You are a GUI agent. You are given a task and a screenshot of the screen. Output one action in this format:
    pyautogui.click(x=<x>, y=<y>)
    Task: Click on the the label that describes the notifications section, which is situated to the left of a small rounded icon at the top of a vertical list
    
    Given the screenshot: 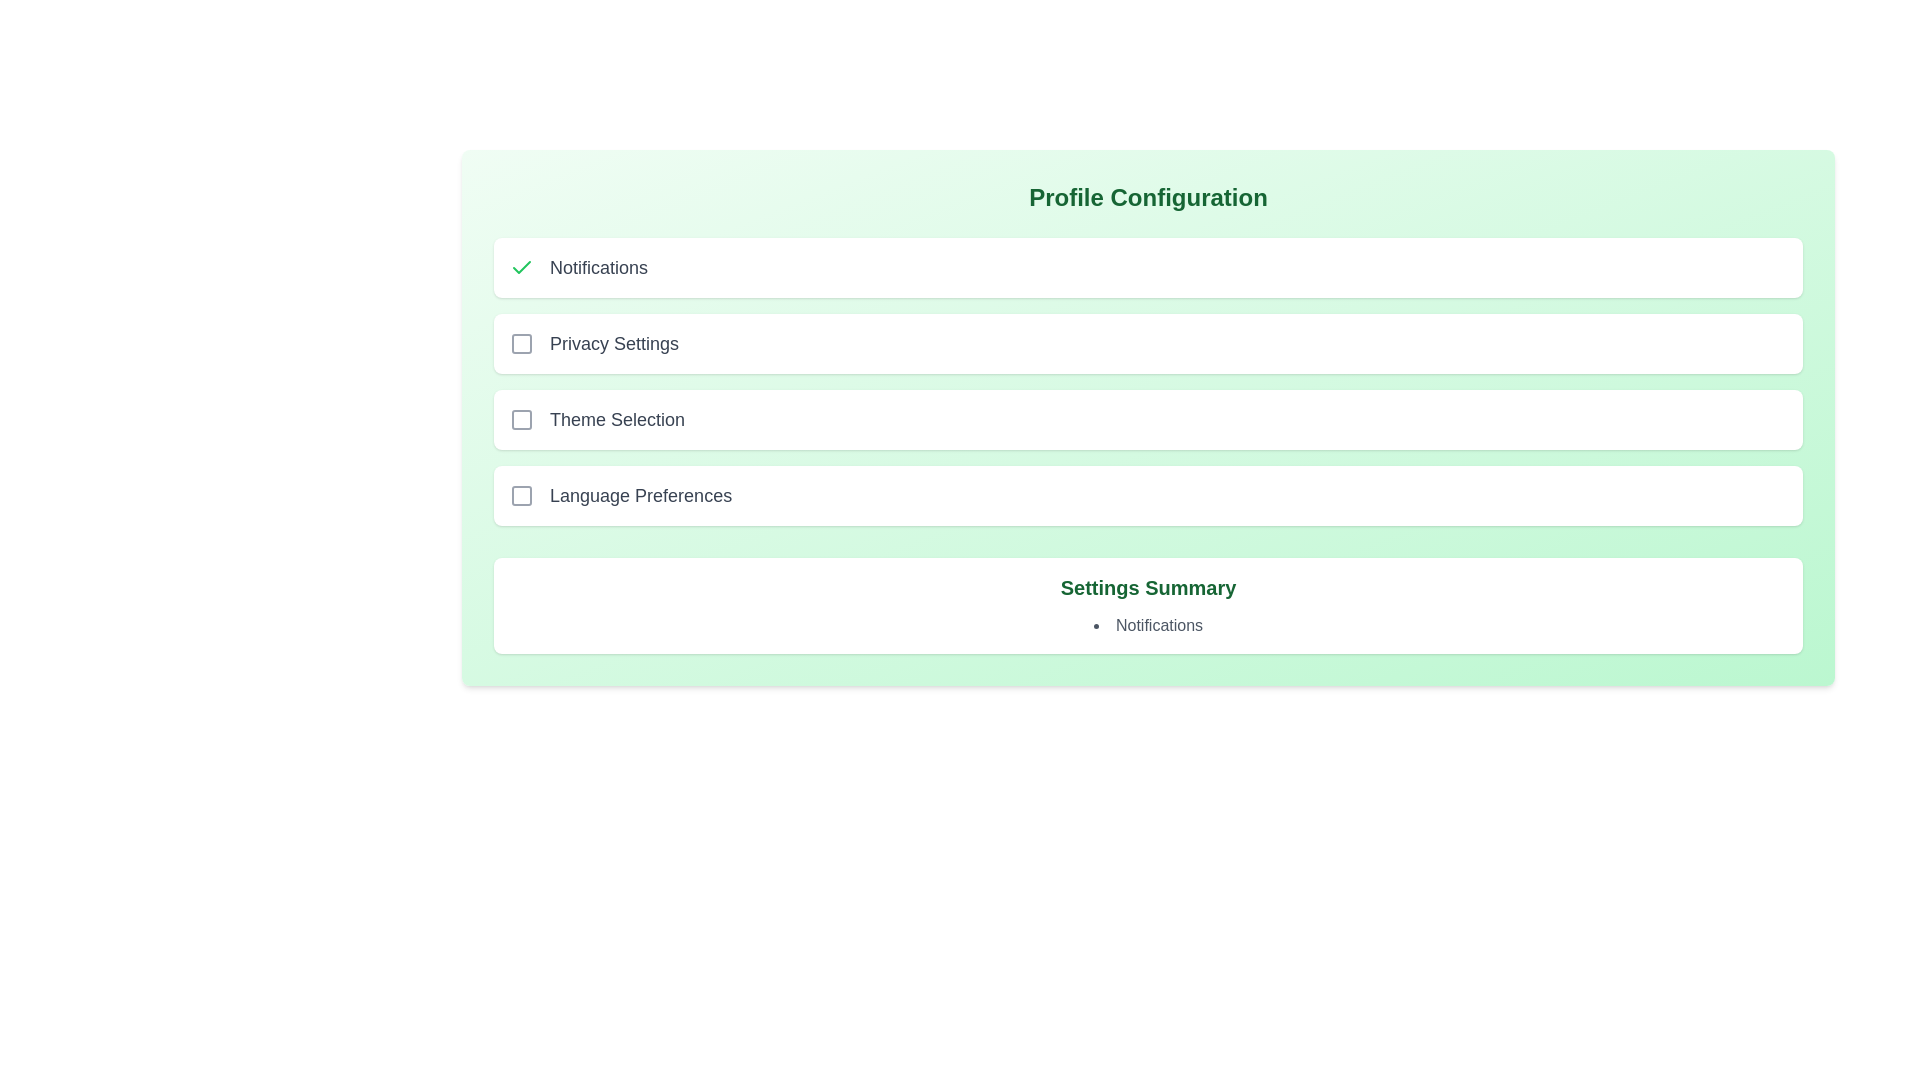 What is the action you would take?
    pyautogui.click(x=598, y=266)
    